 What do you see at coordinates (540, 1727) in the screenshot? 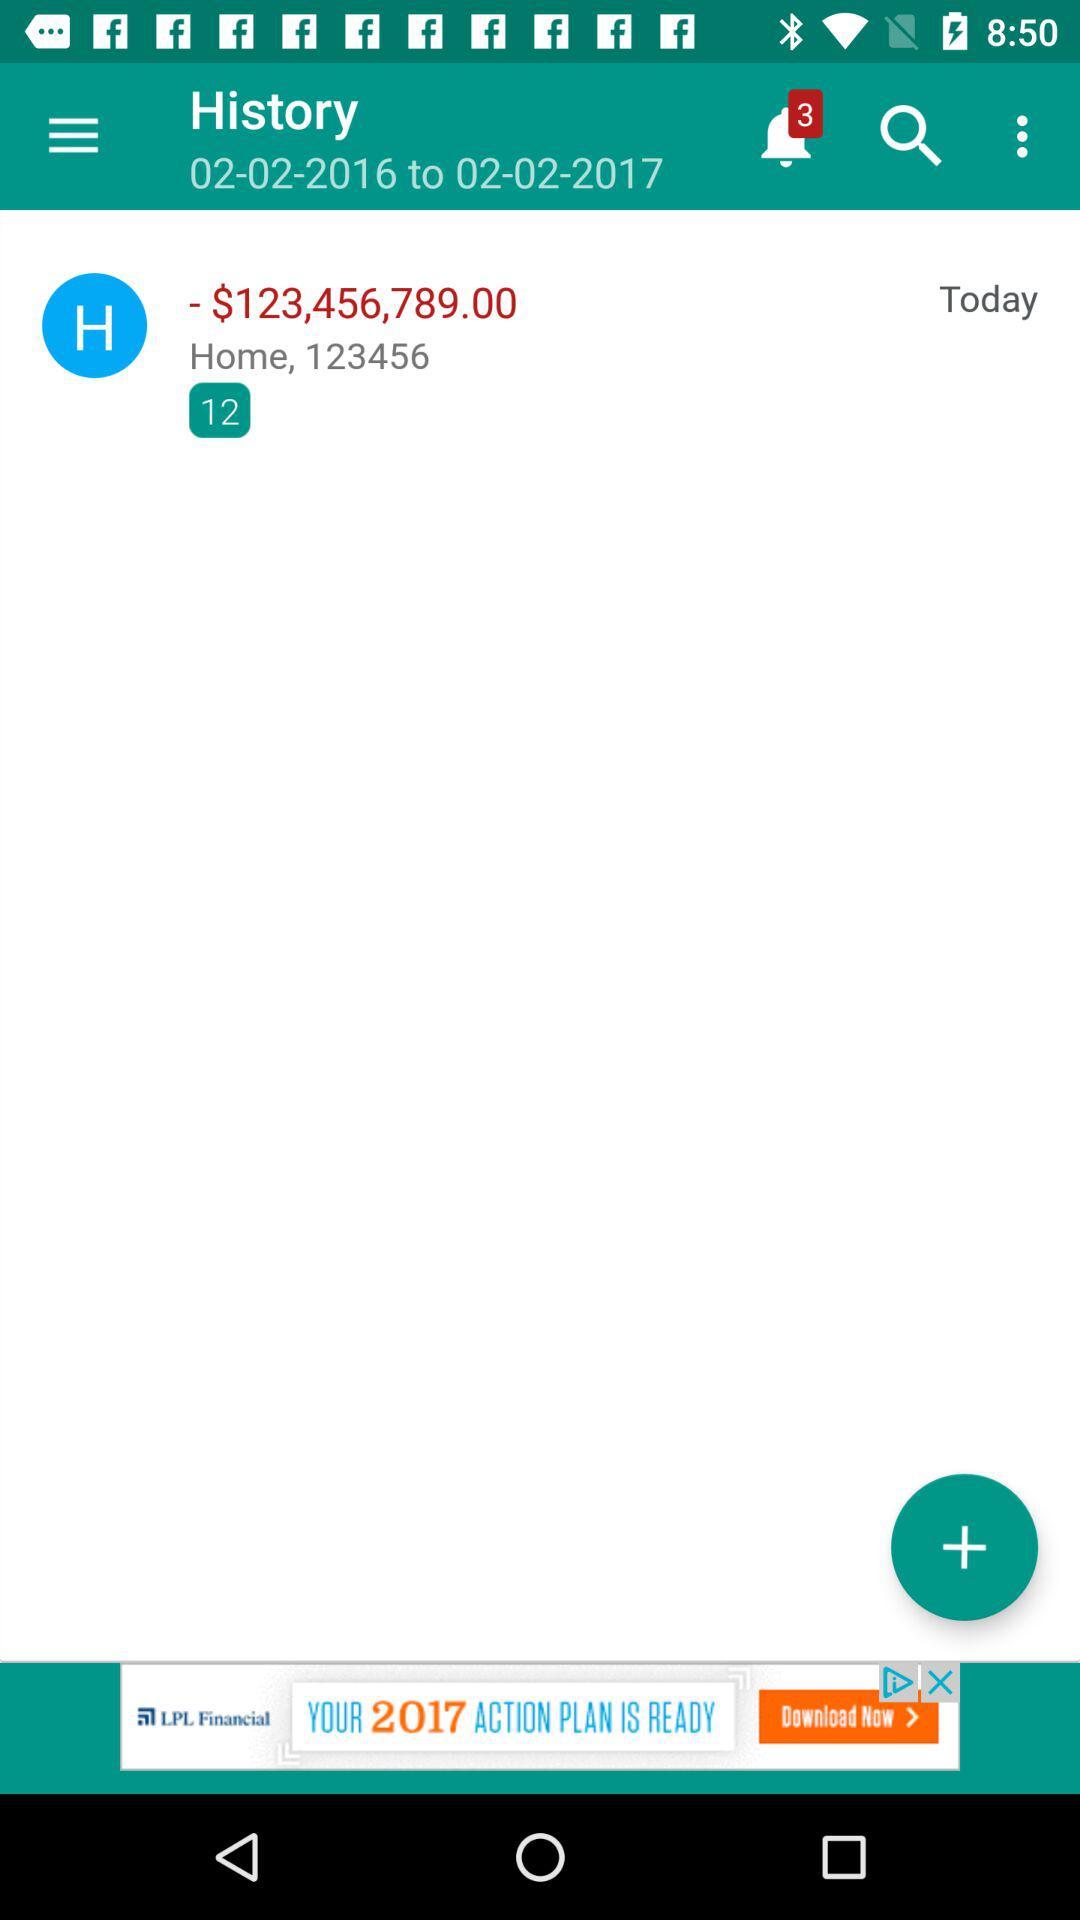
I see `advertisement link` at bounding box center [540, 1727].